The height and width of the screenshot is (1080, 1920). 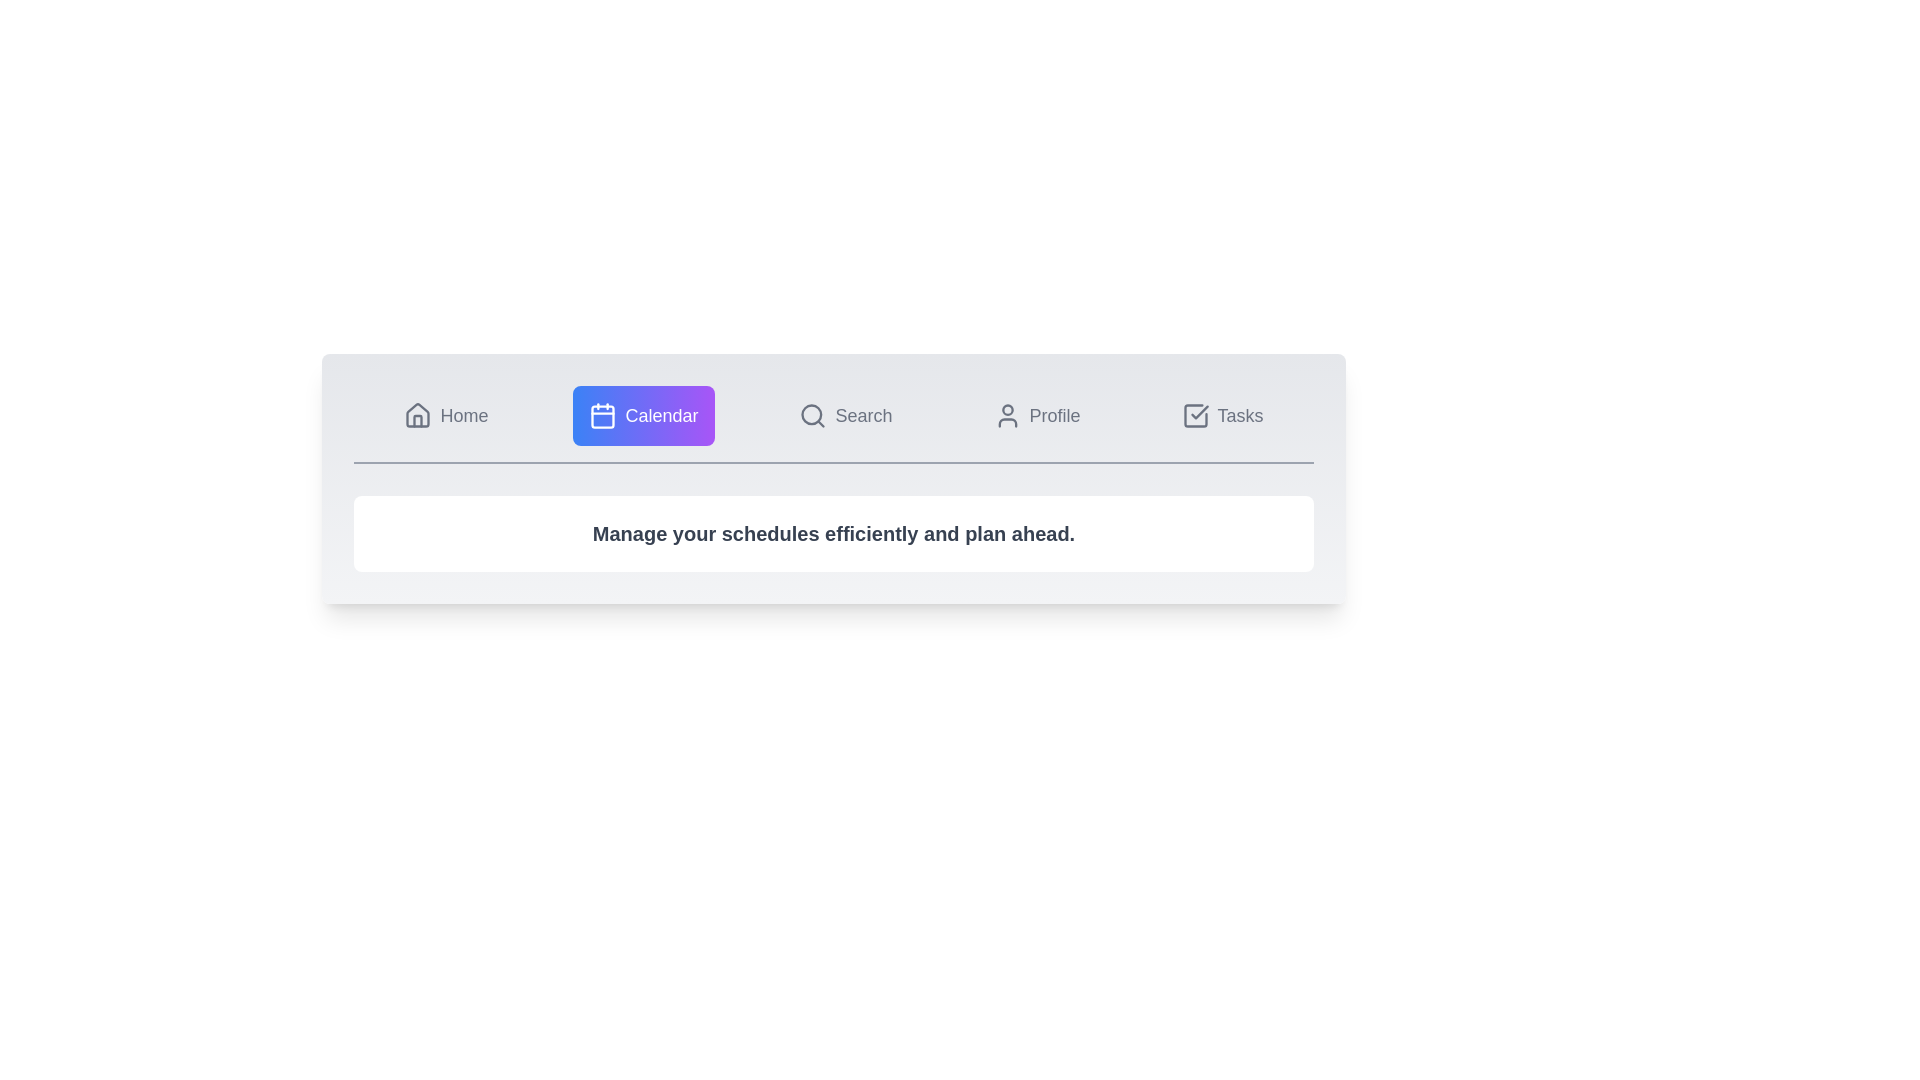 What do you see at coordinates (445, 415) in the screenshot?
I see `the tab labeled Home to observe its hover effect` at bounding box center [445, 415].